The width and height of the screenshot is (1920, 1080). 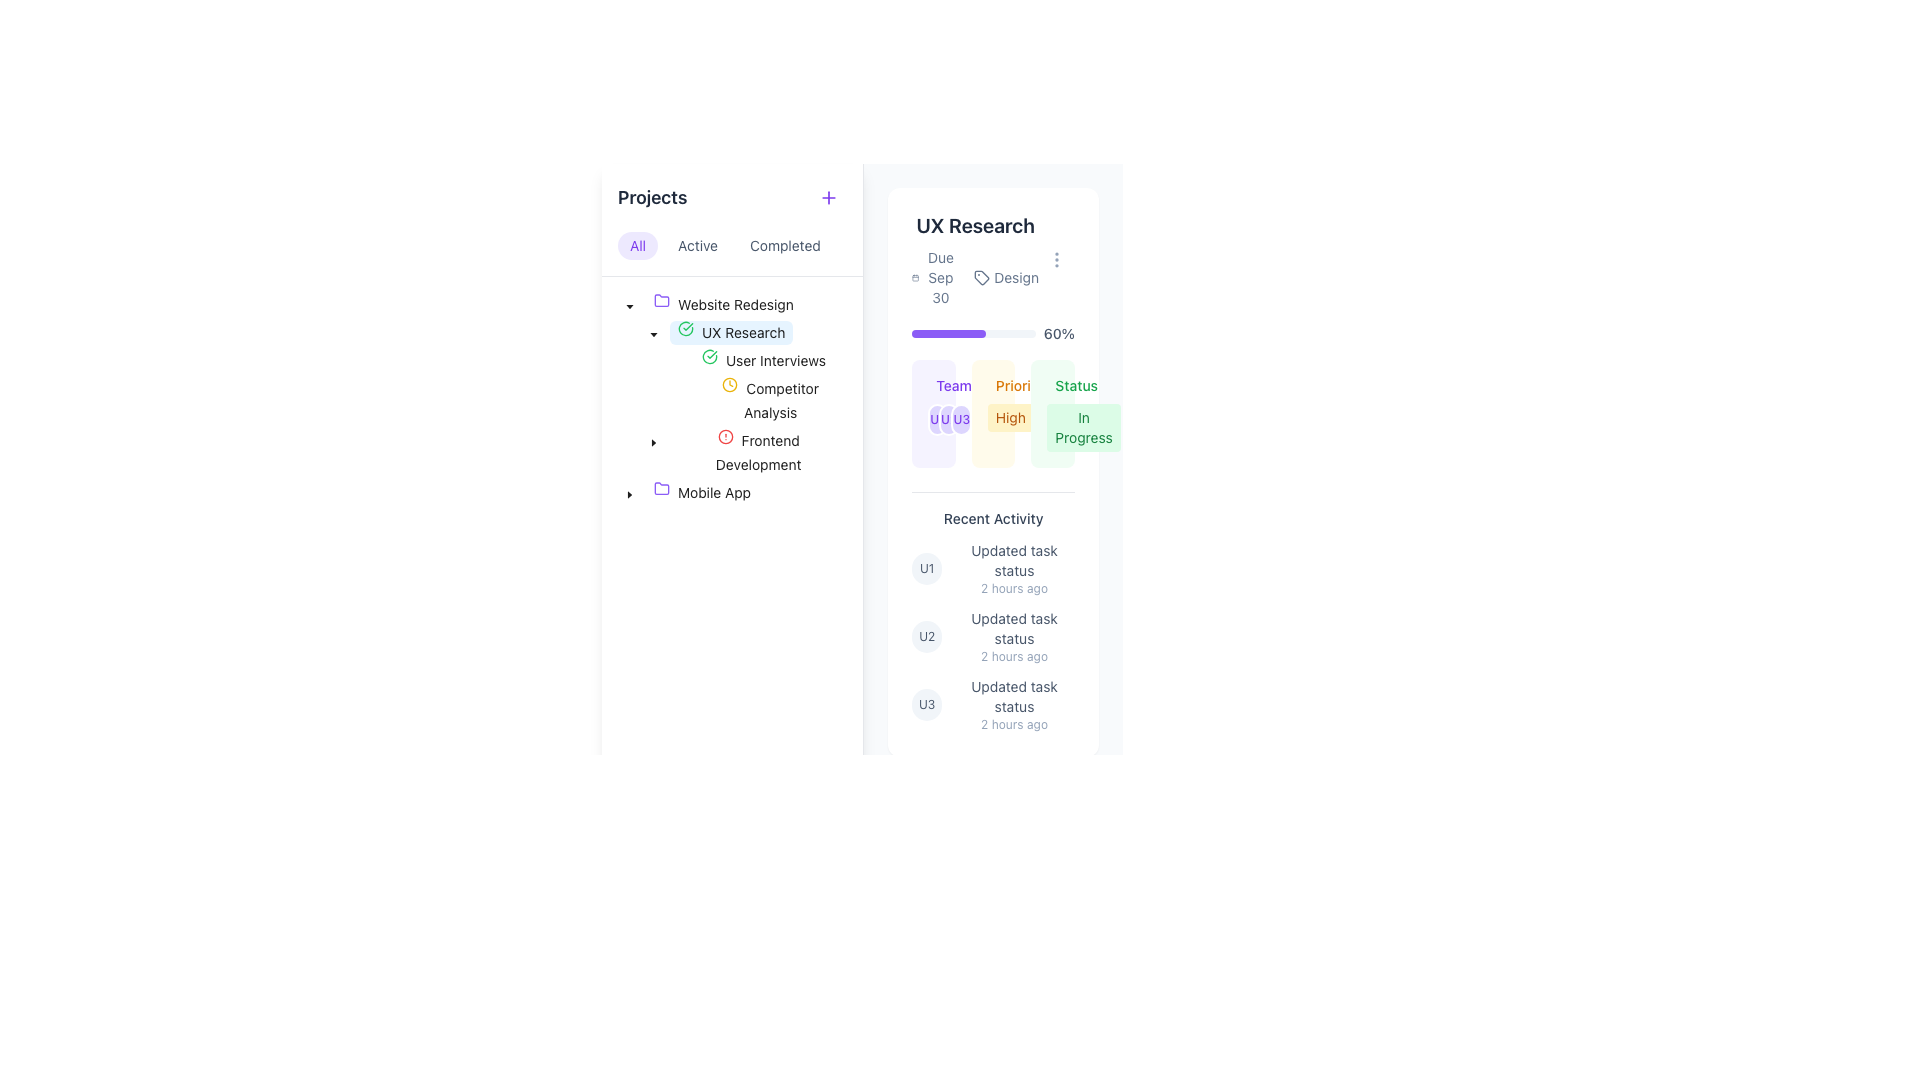 What do you see at coordinates (926, 636) in the screenshot?
I see `the static label component displaying 'U2' located in the 'Team' section of the 'UX Research' panel, which is the middle element among three similar labels` at bounding box center [926, 636].